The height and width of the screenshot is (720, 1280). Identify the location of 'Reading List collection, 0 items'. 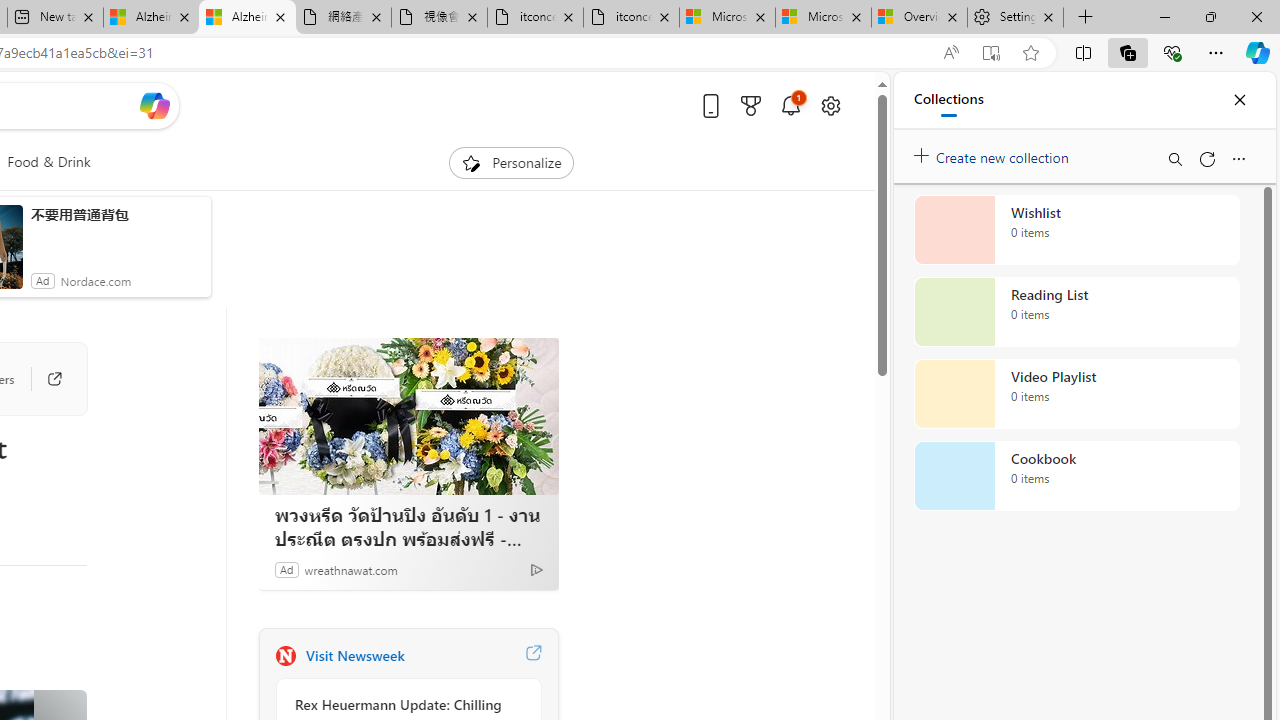
(1076, 312).